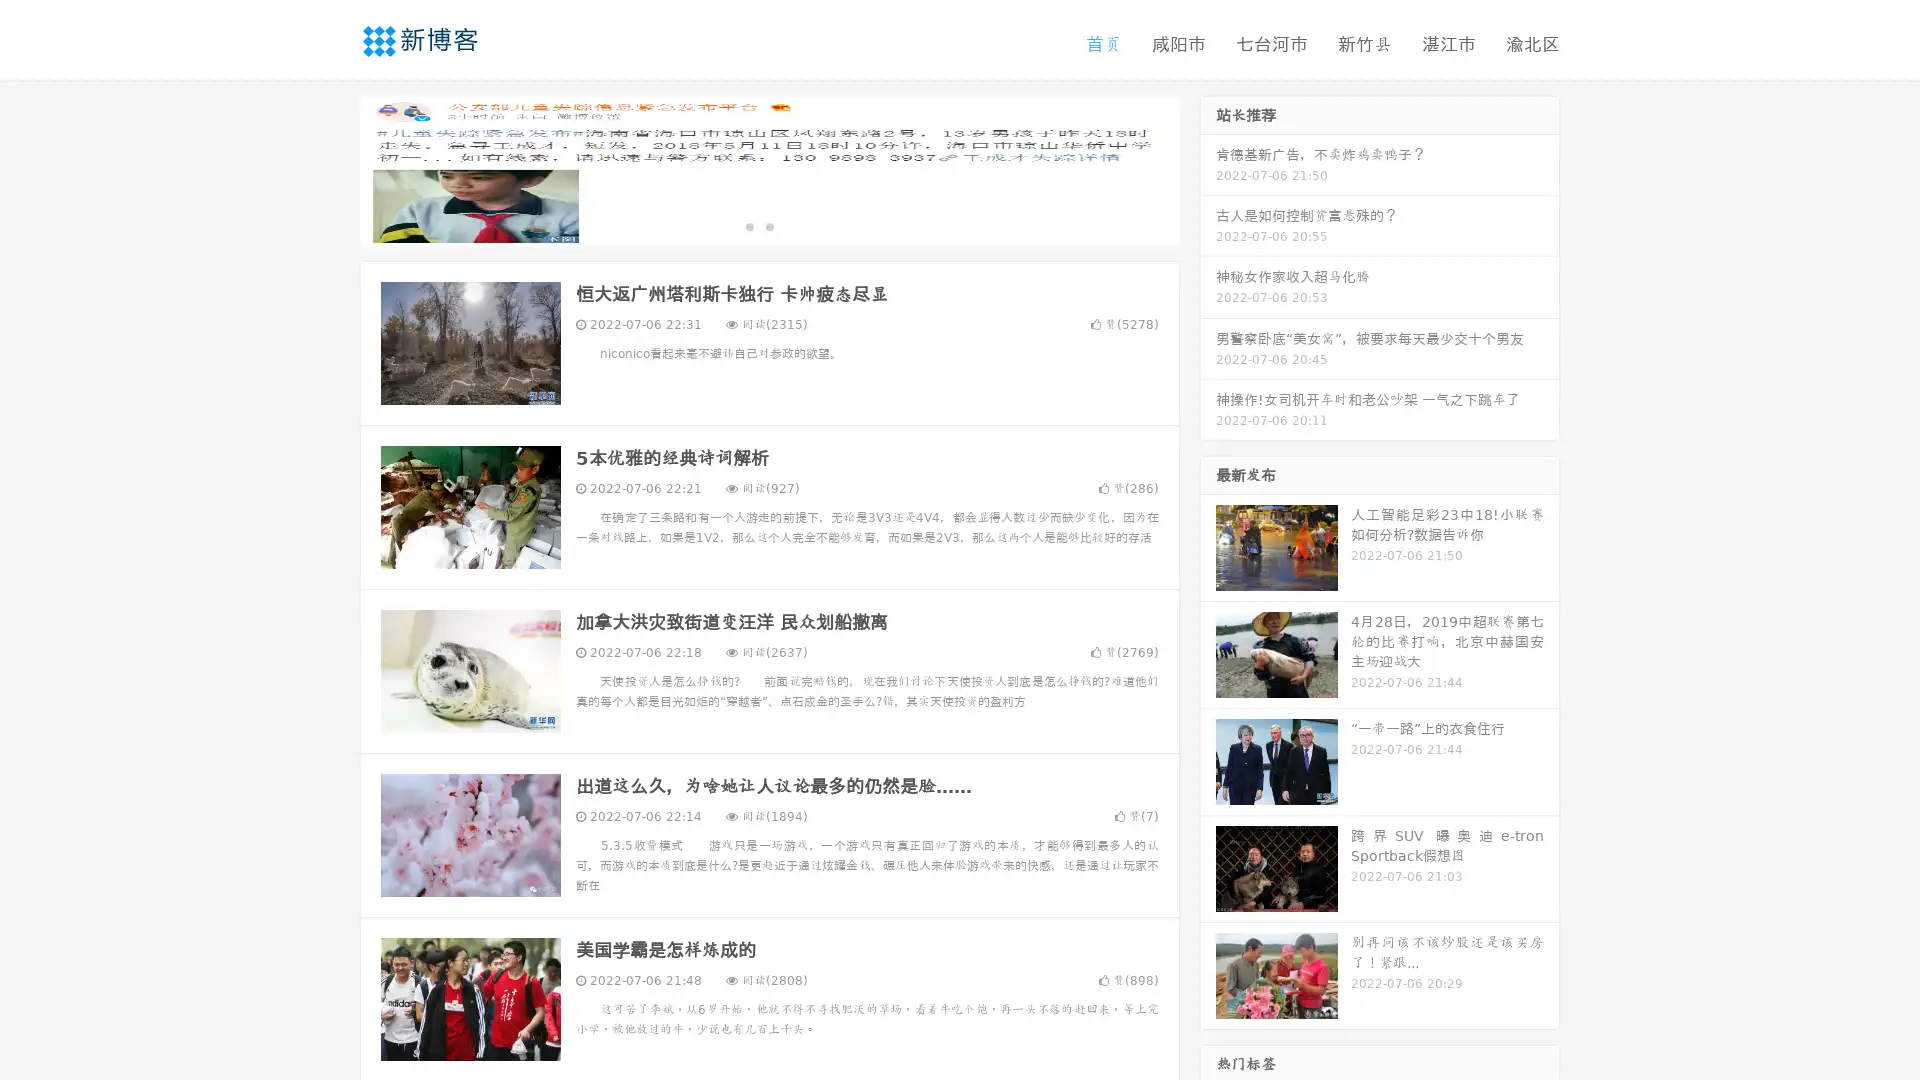  I want to click on Next slide, so click(1208, 168).